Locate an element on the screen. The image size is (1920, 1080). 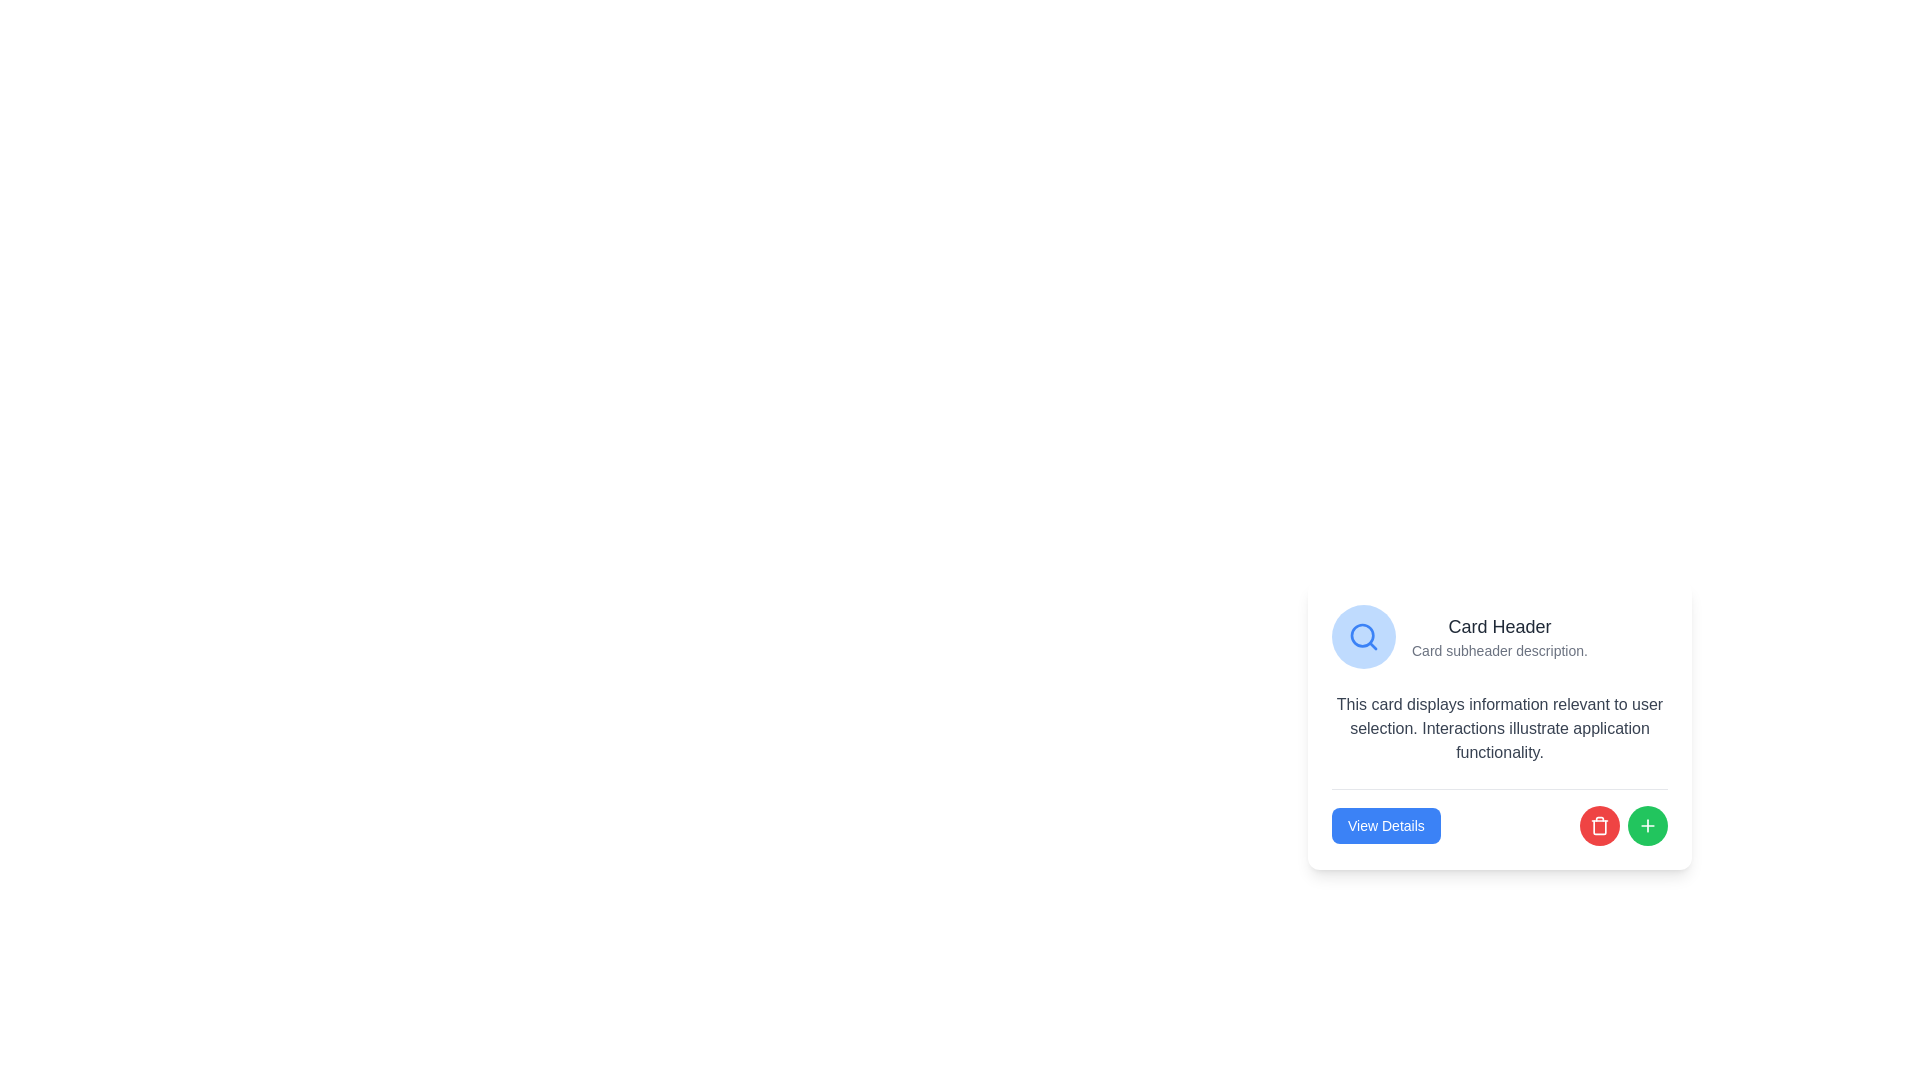
the magnifying glass icon representing the search function, which is styled prominently in a rounded light blue circle within a card interface is located at coordinates (1362, 636).